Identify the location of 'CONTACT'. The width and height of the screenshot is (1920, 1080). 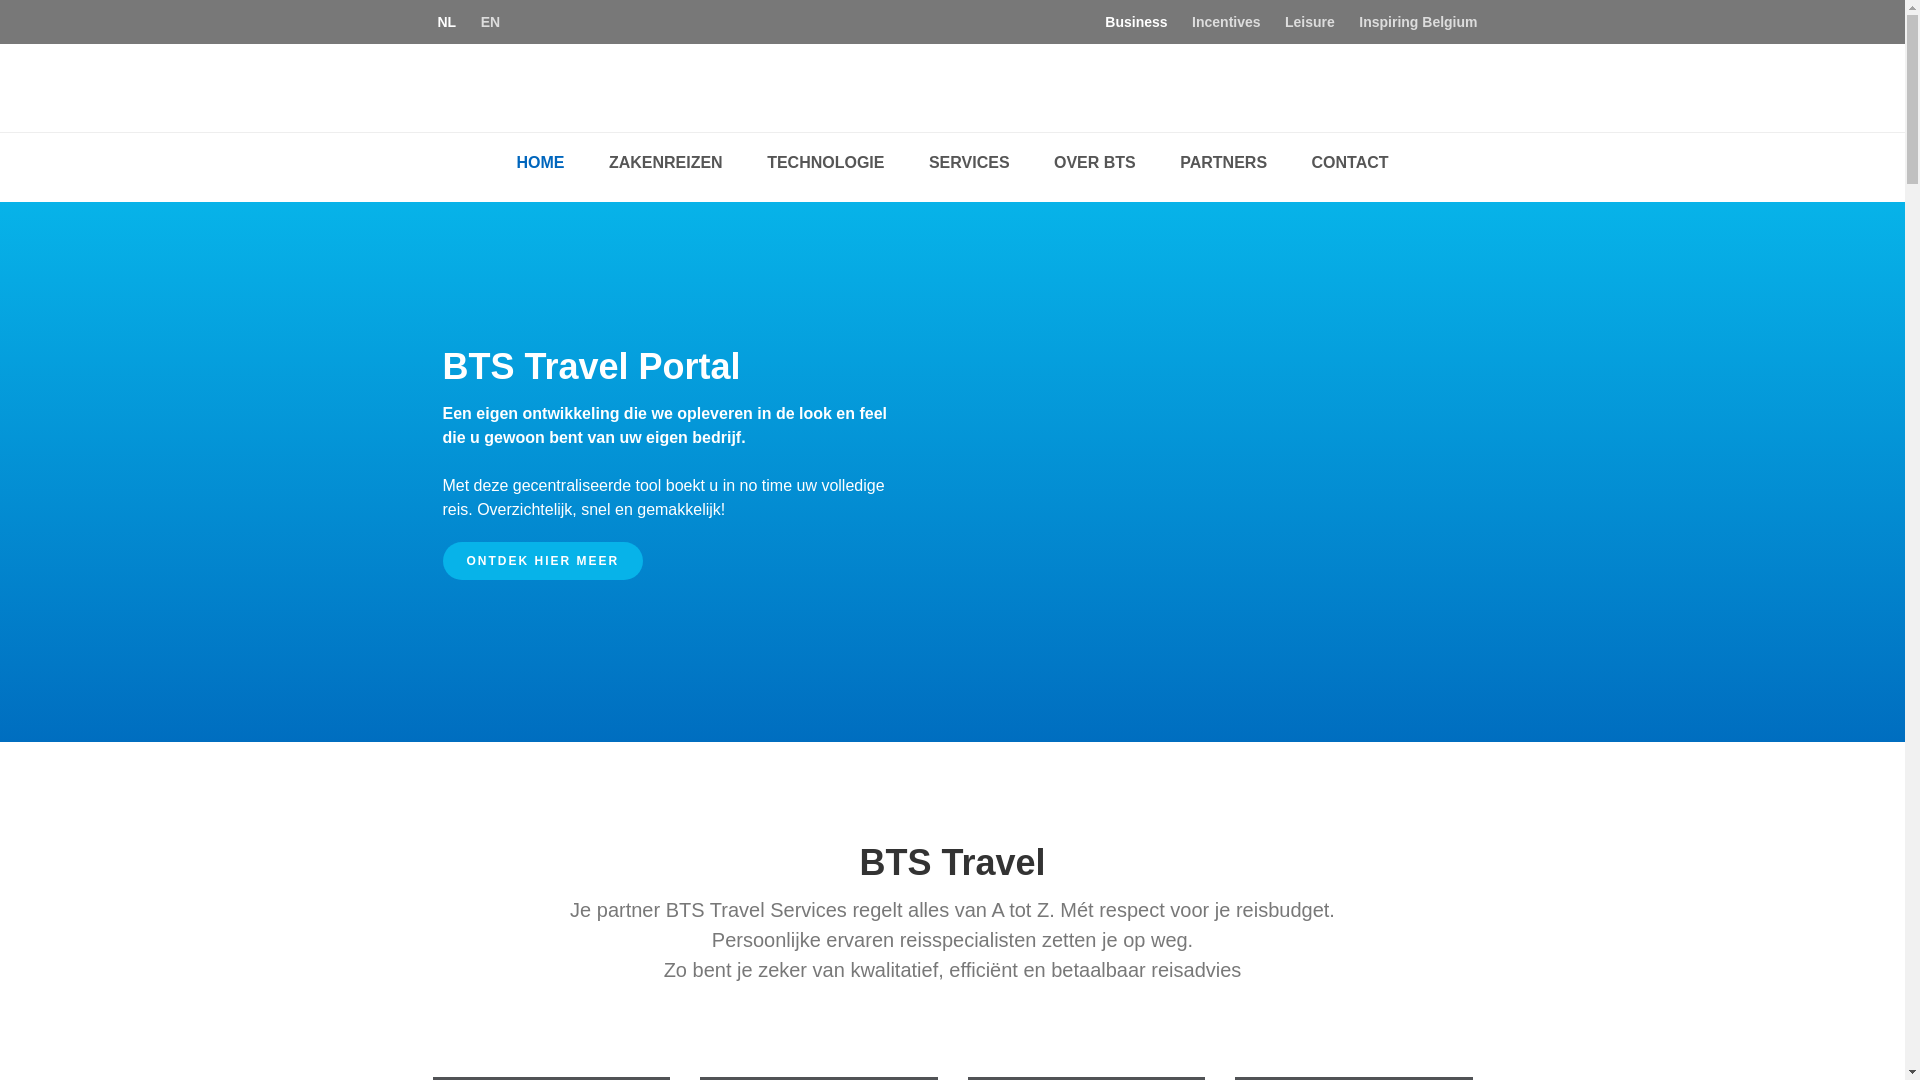
(1350, 161).